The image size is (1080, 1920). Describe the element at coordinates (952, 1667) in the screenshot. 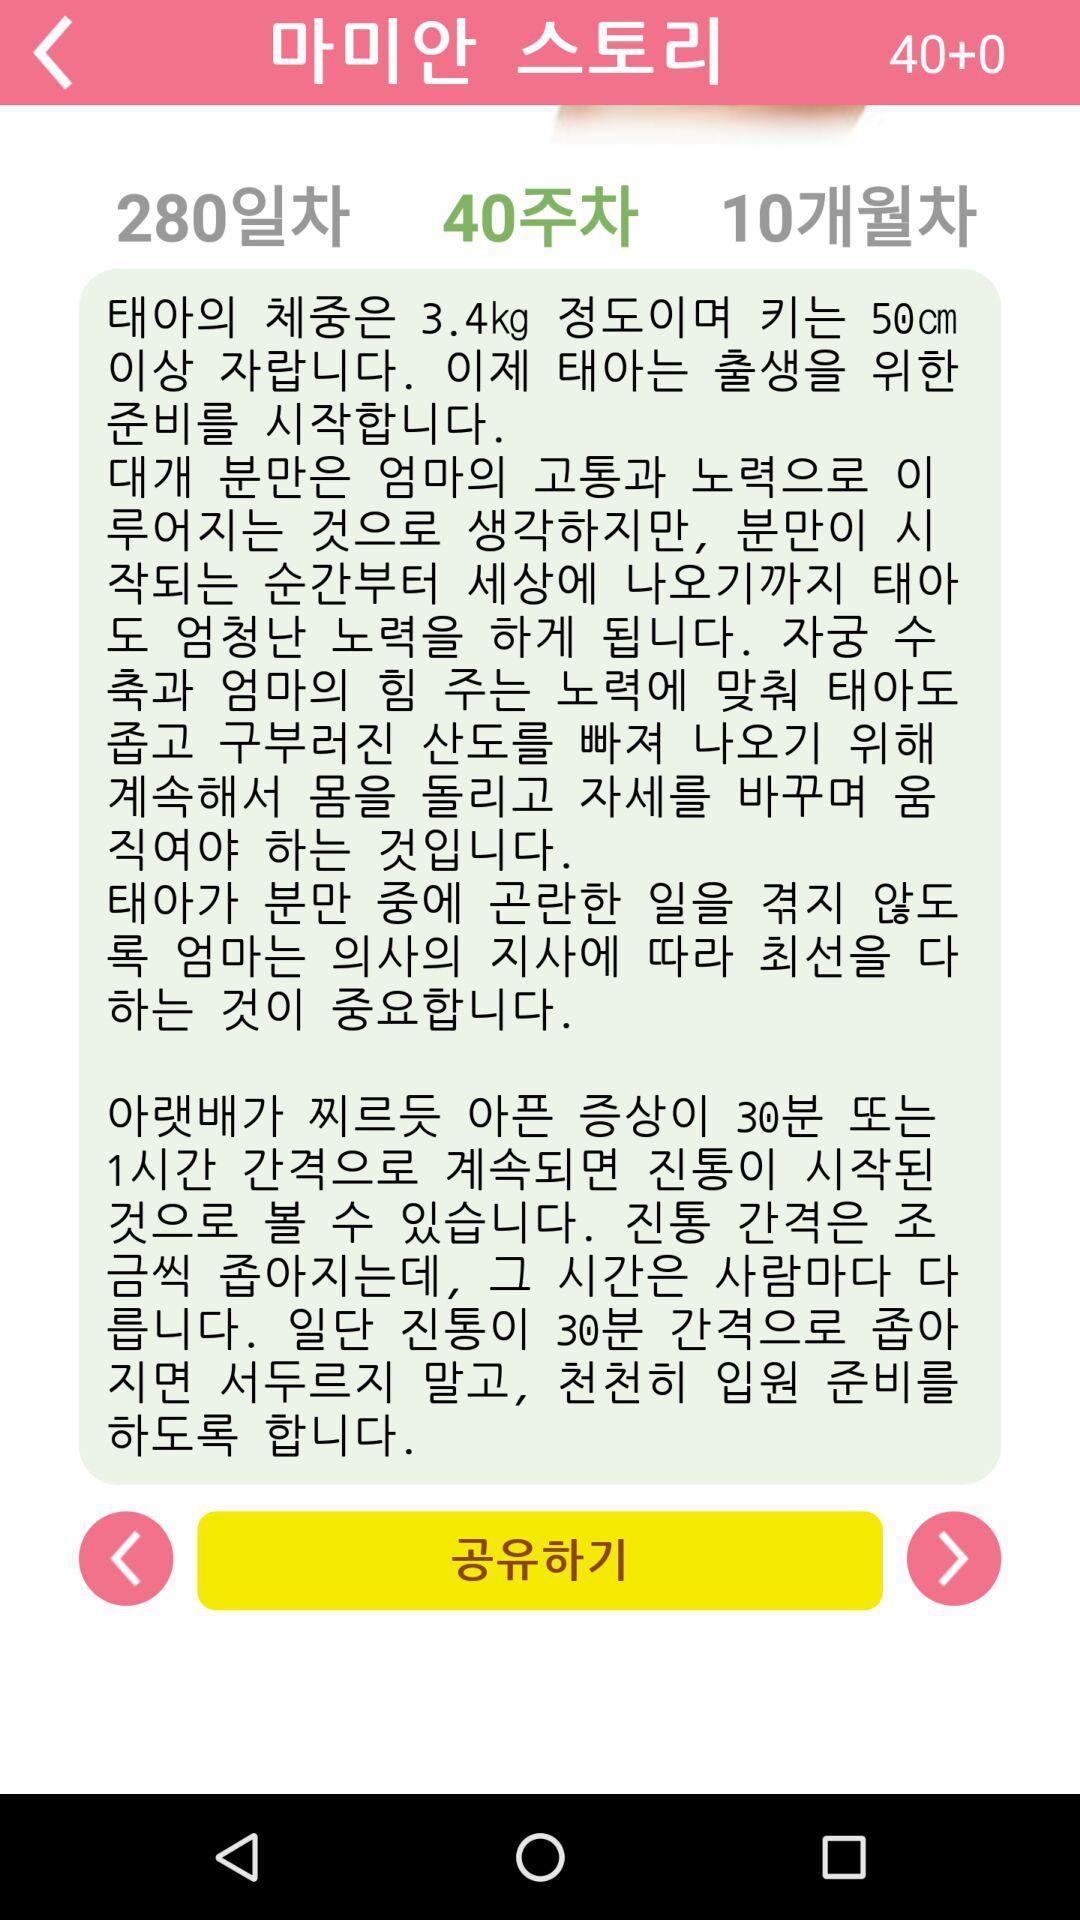

I see `the arrow_forward icon` at that location.